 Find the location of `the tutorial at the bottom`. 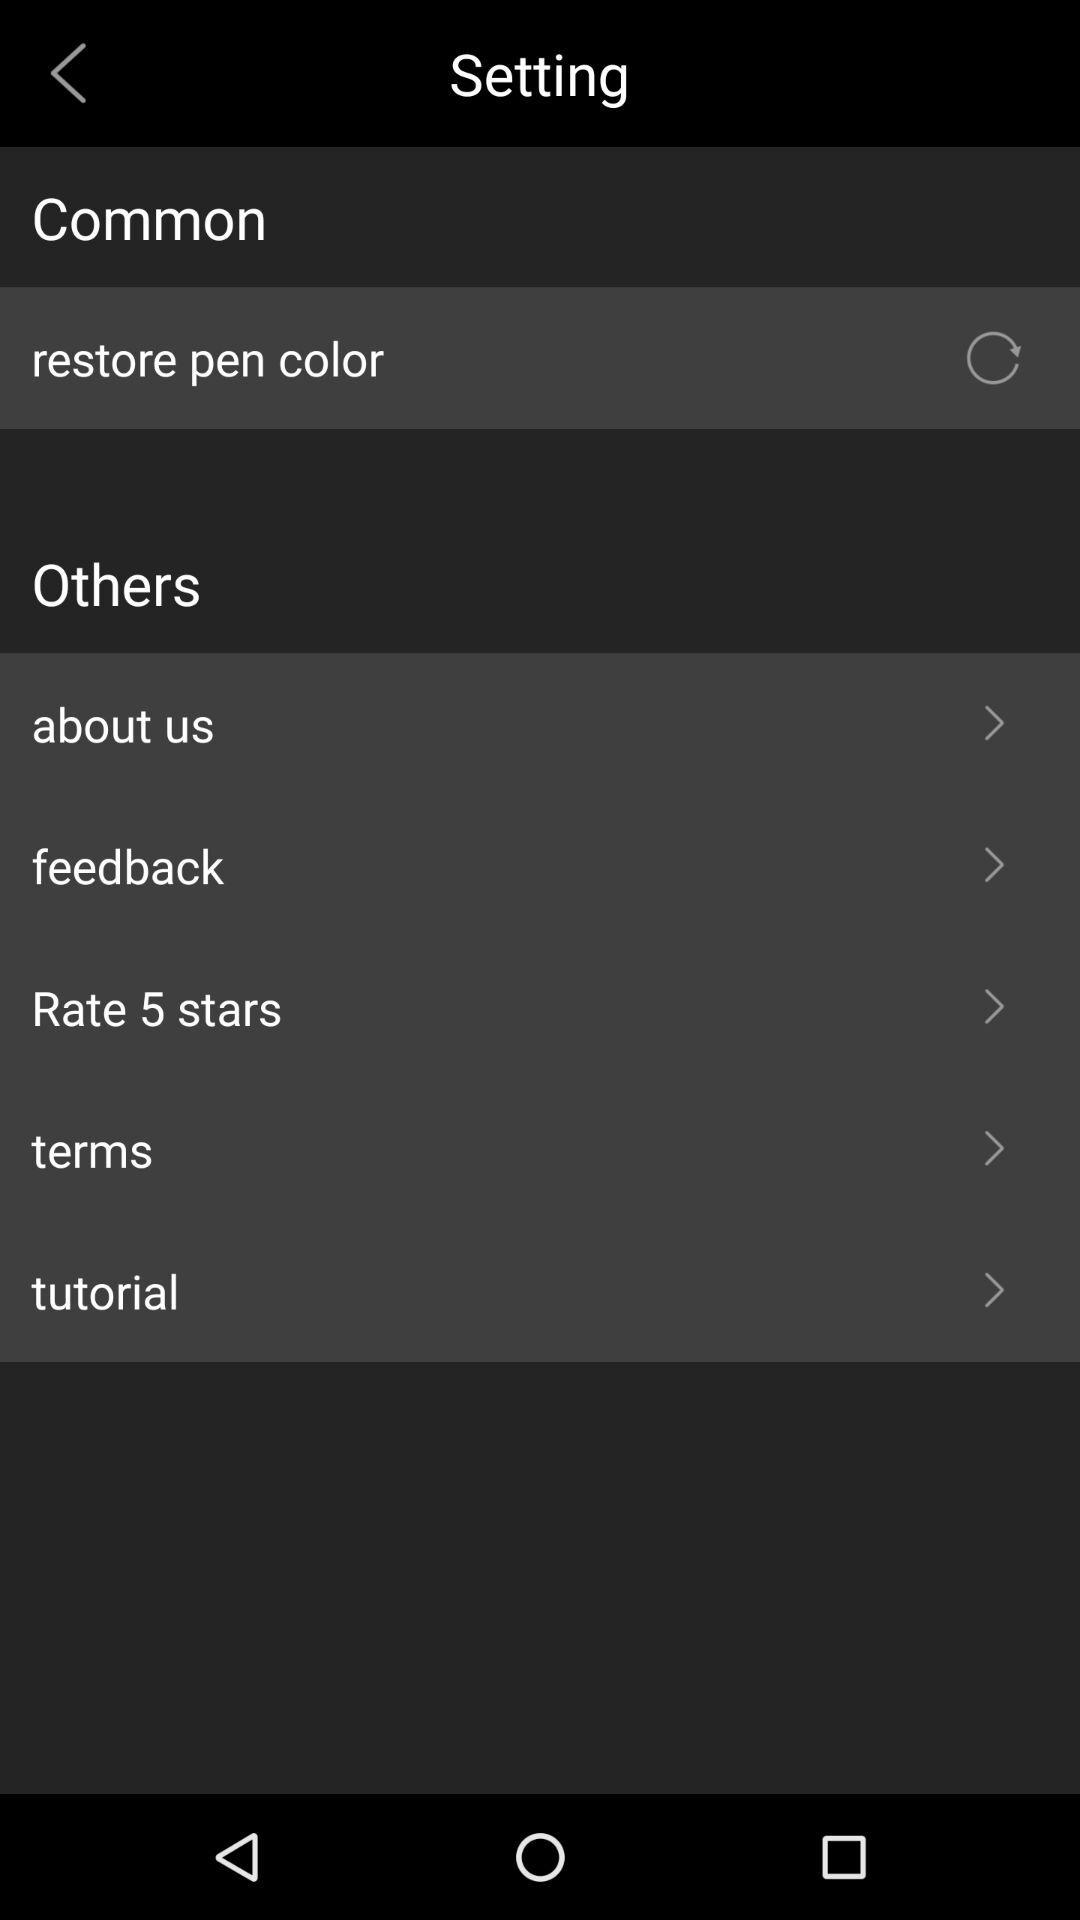

the tutorial at the bottom is located at coordinates (540, 1291).